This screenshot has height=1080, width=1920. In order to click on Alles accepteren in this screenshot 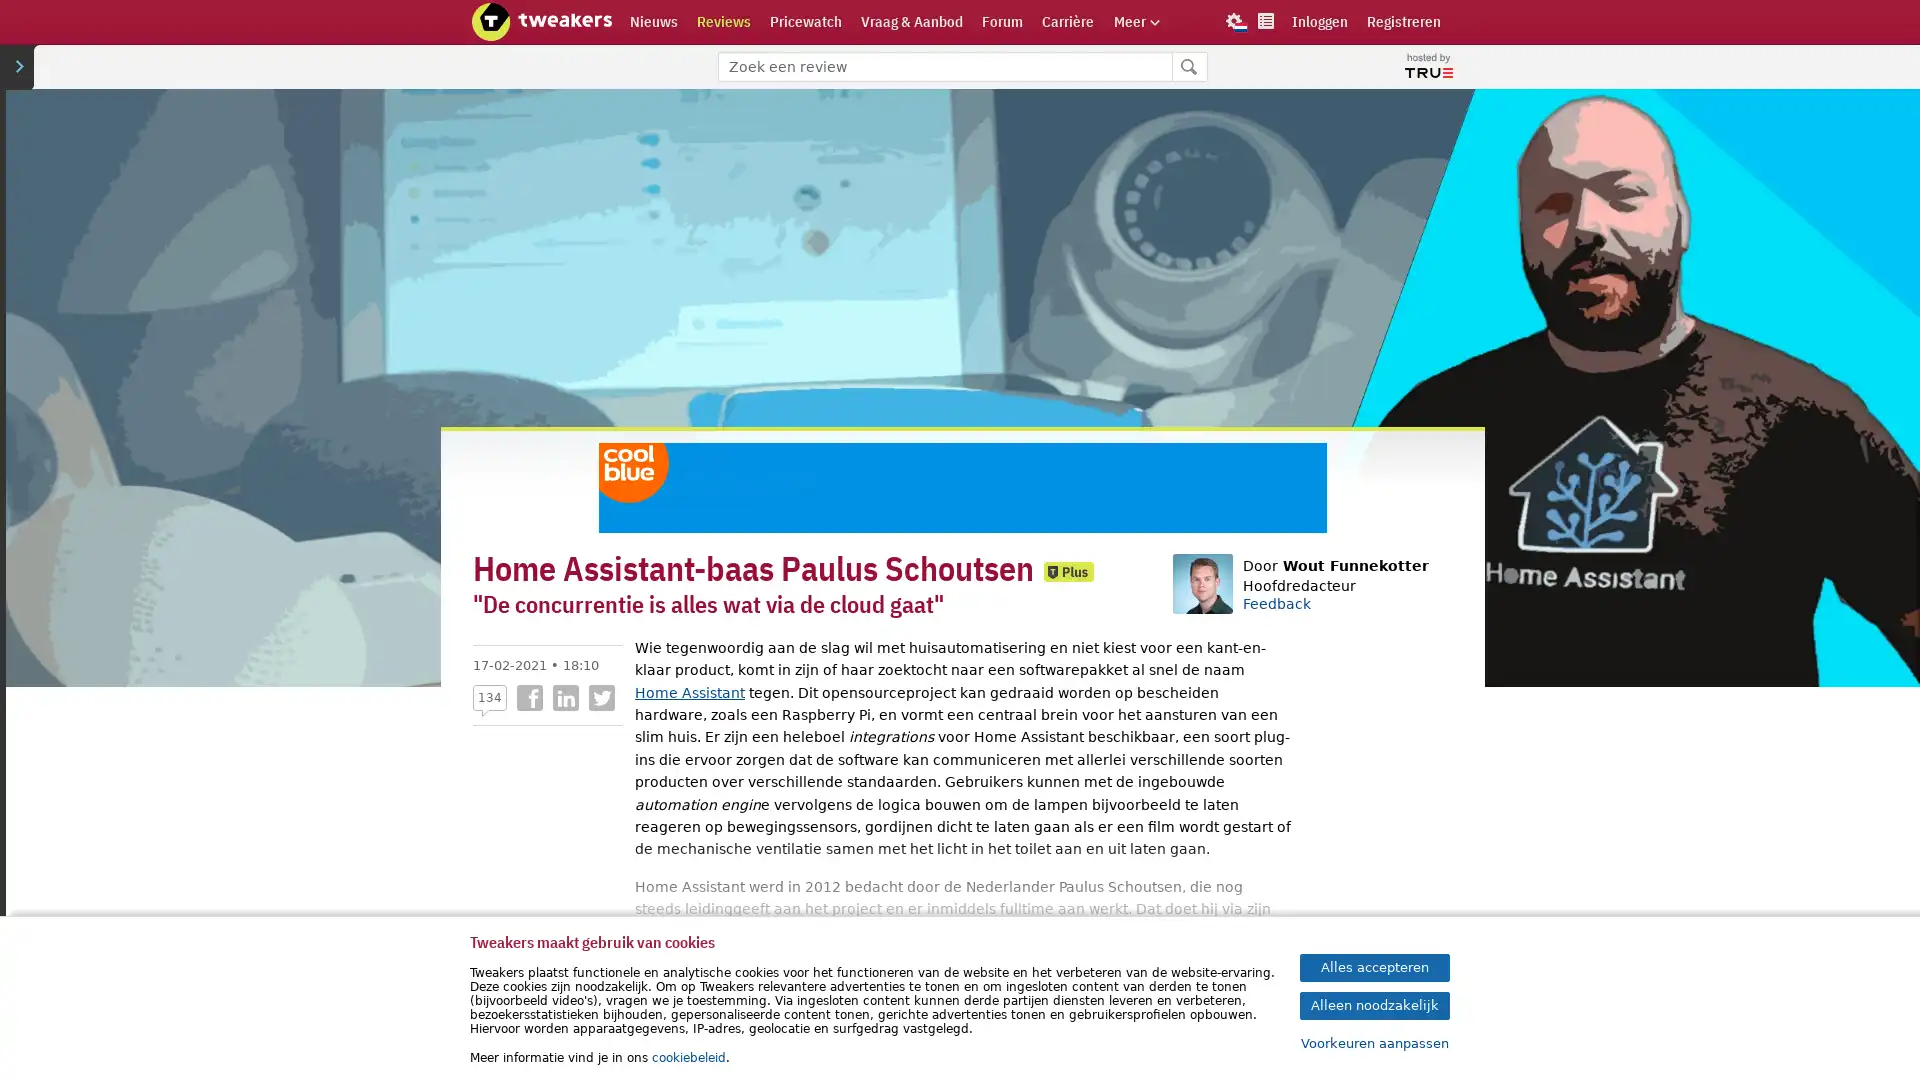, I will do `click(1373, 967)`.